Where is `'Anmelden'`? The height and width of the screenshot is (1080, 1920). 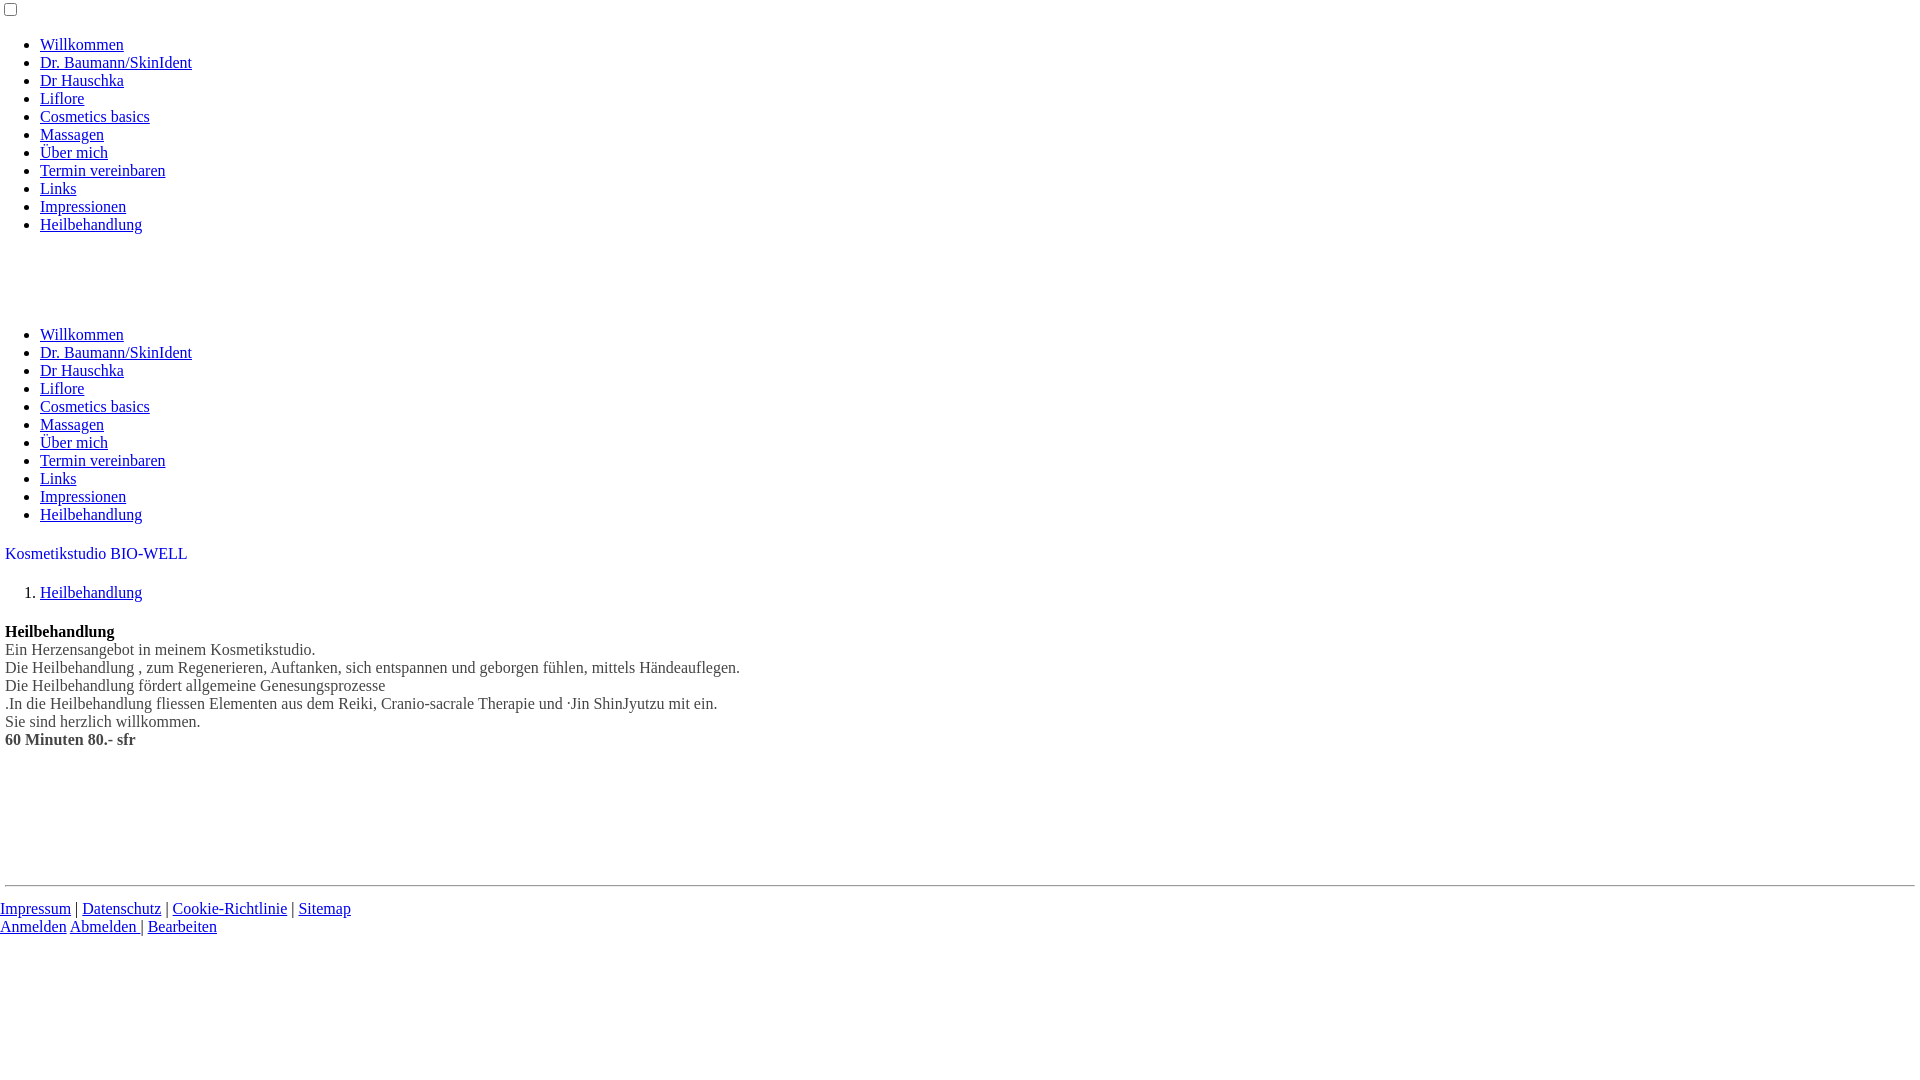
'Anmelden' is located at coordinates (33, 926).